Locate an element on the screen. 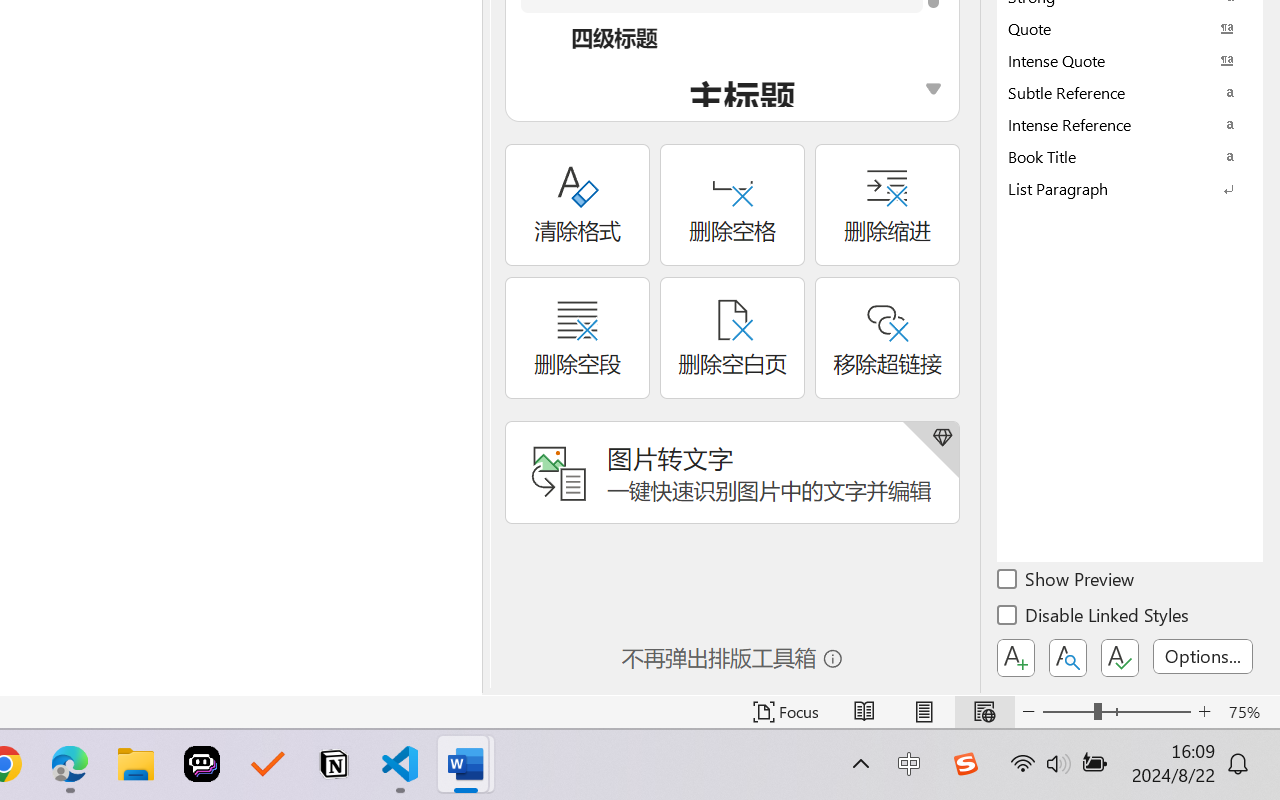 The height and width of the screenshot is (800, 1280). 'Focus ' is located at coordinates (785, 711).